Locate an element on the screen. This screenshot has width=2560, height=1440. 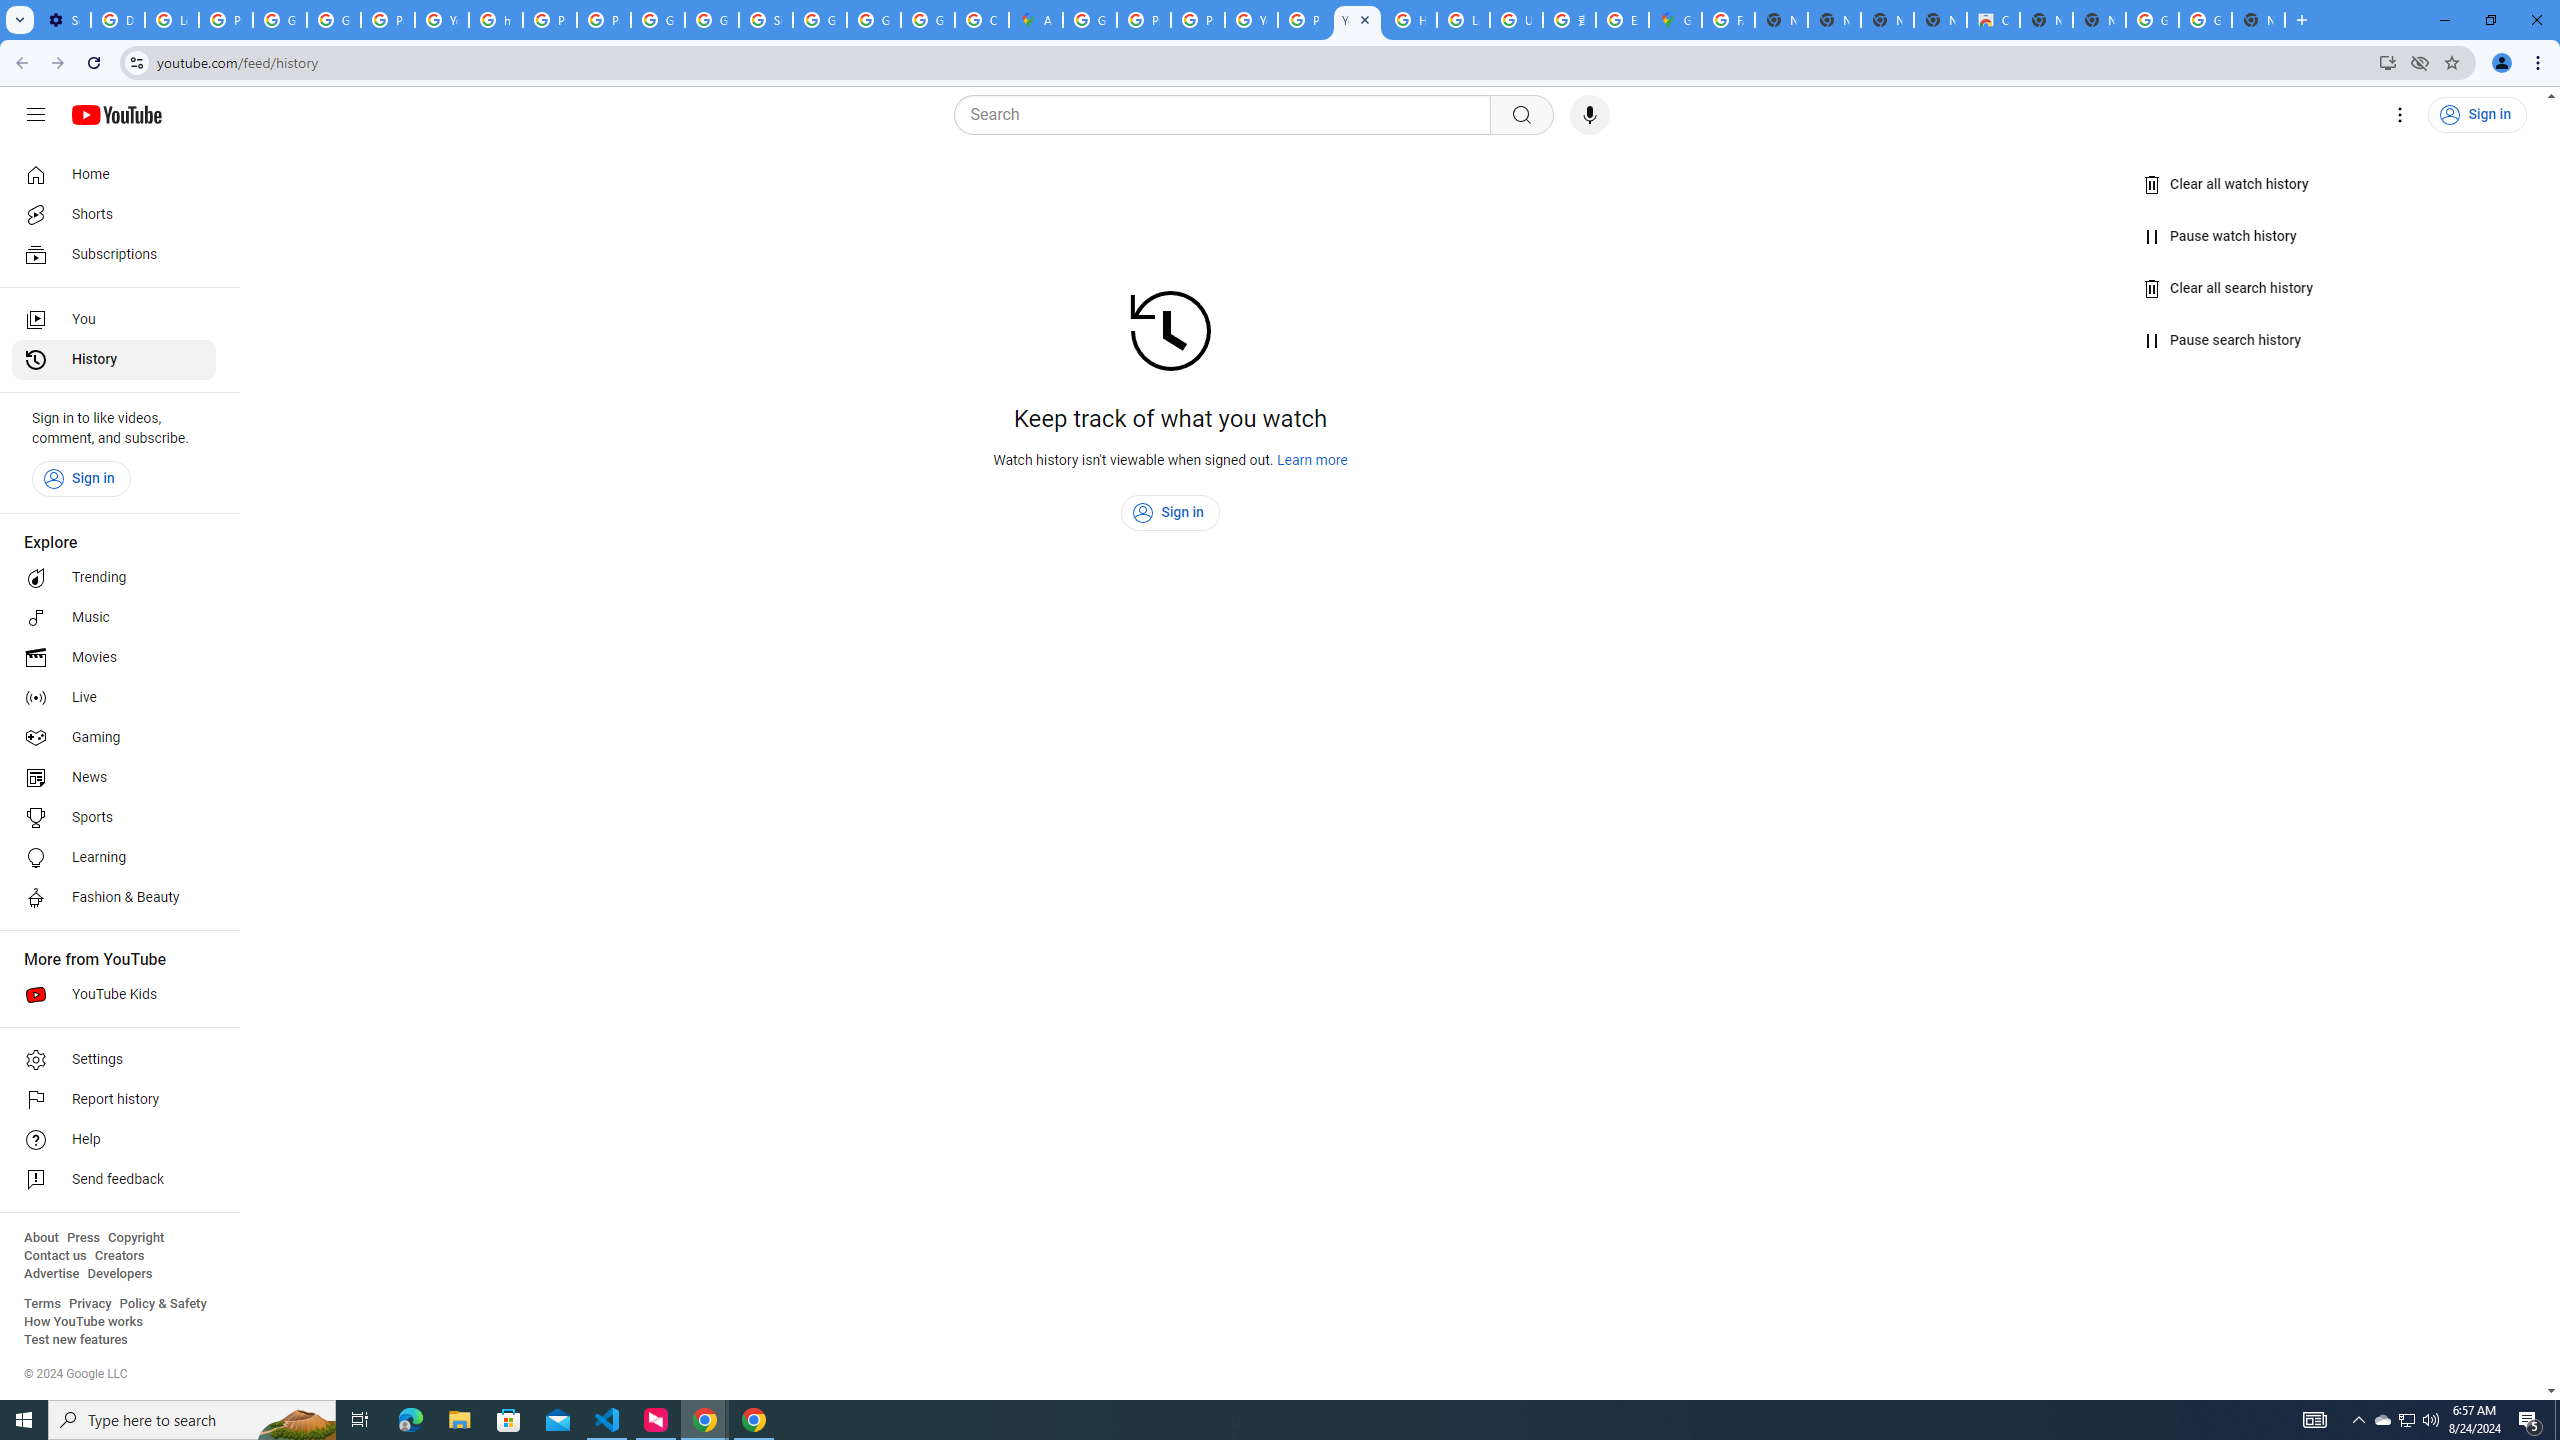
'Advertise' is located at coordinates (50, 1272).